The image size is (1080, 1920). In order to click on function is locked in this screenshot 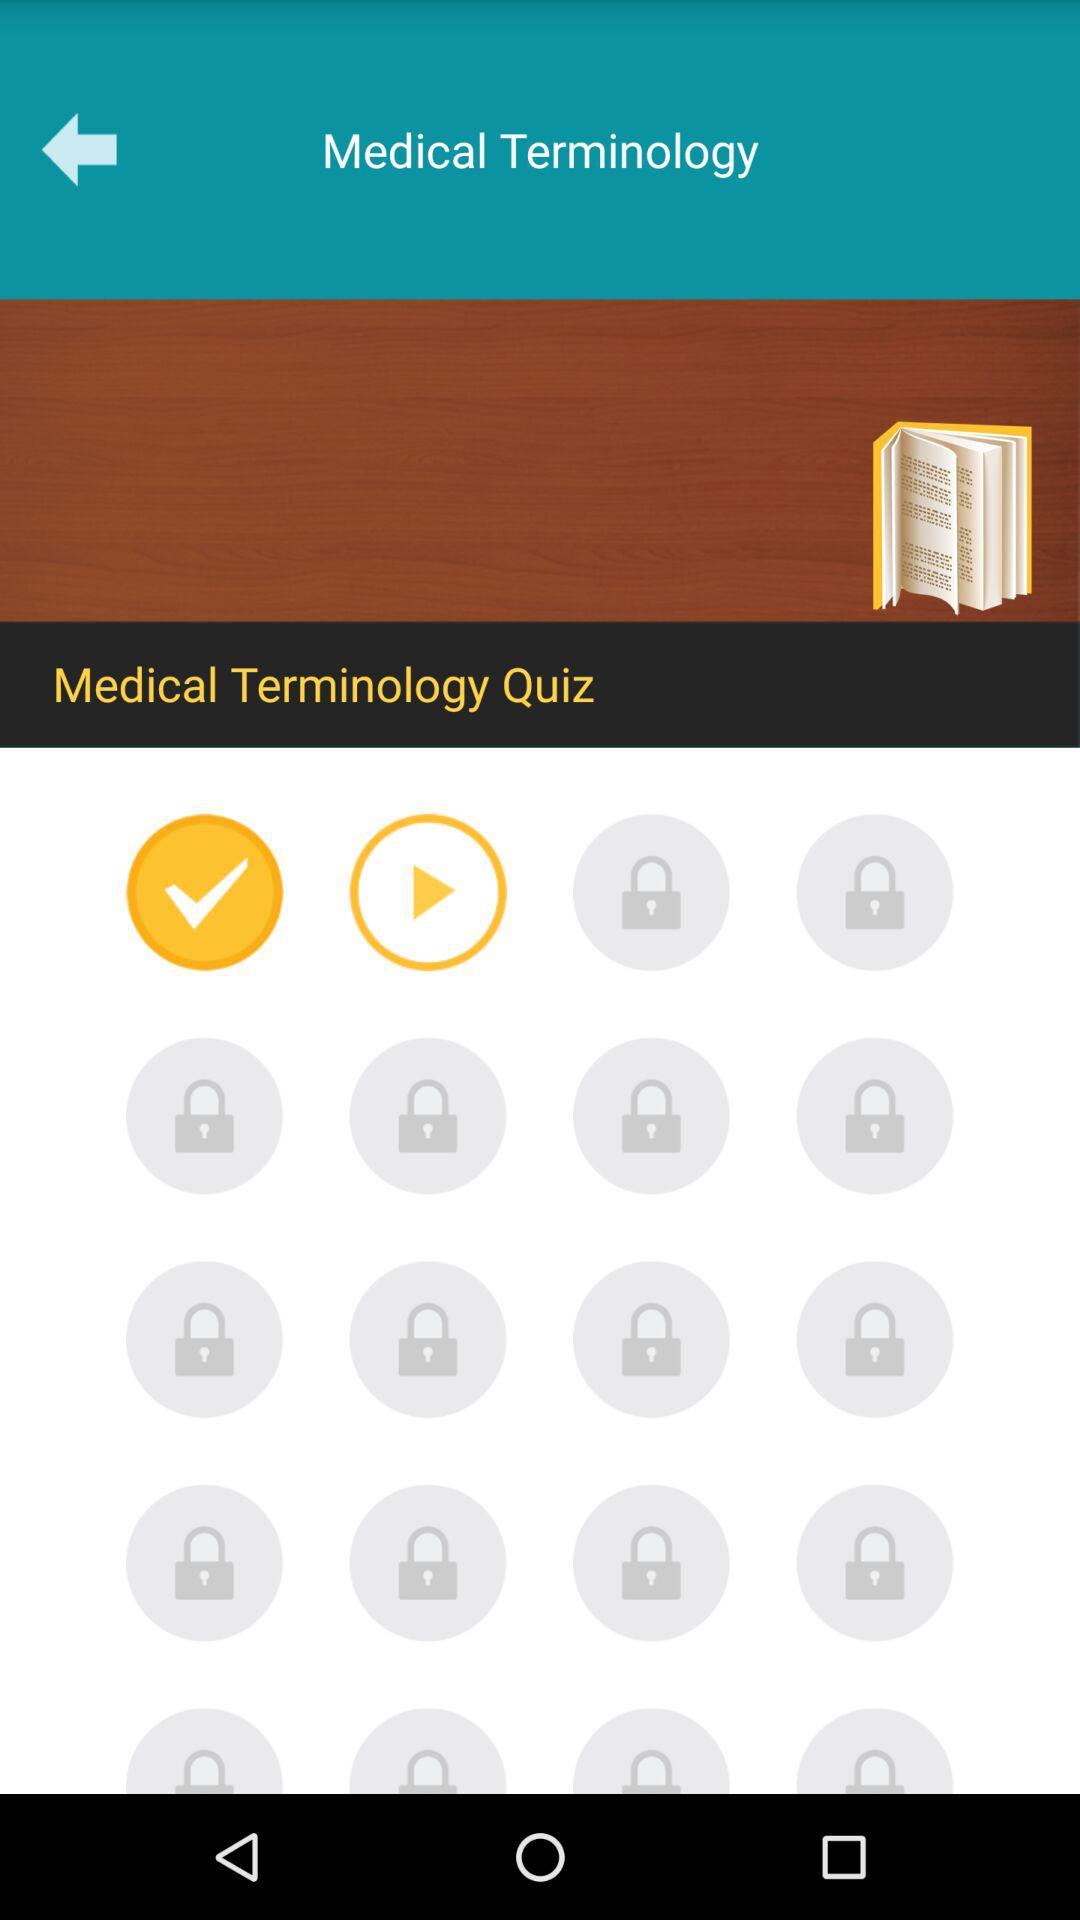, I will do `click(427, 1115)`.